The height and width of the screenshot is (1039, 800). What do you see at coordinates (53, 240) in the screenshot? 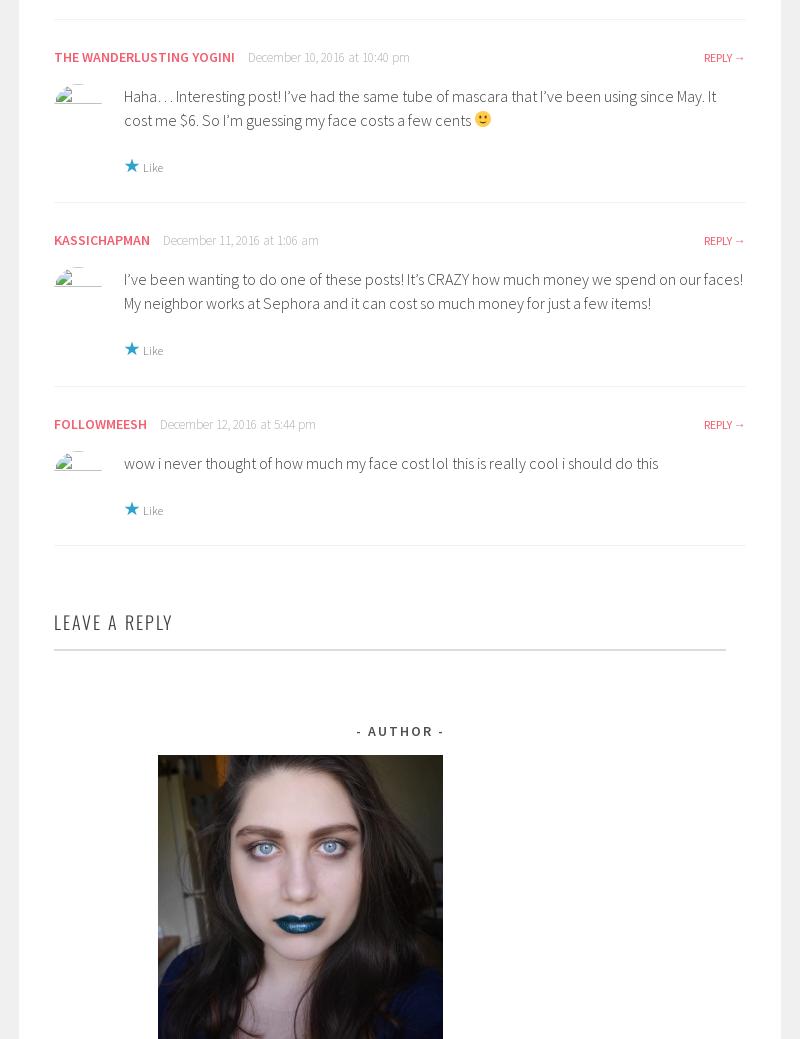
I see `'kassichapman'` at bounding box center [53, 240].